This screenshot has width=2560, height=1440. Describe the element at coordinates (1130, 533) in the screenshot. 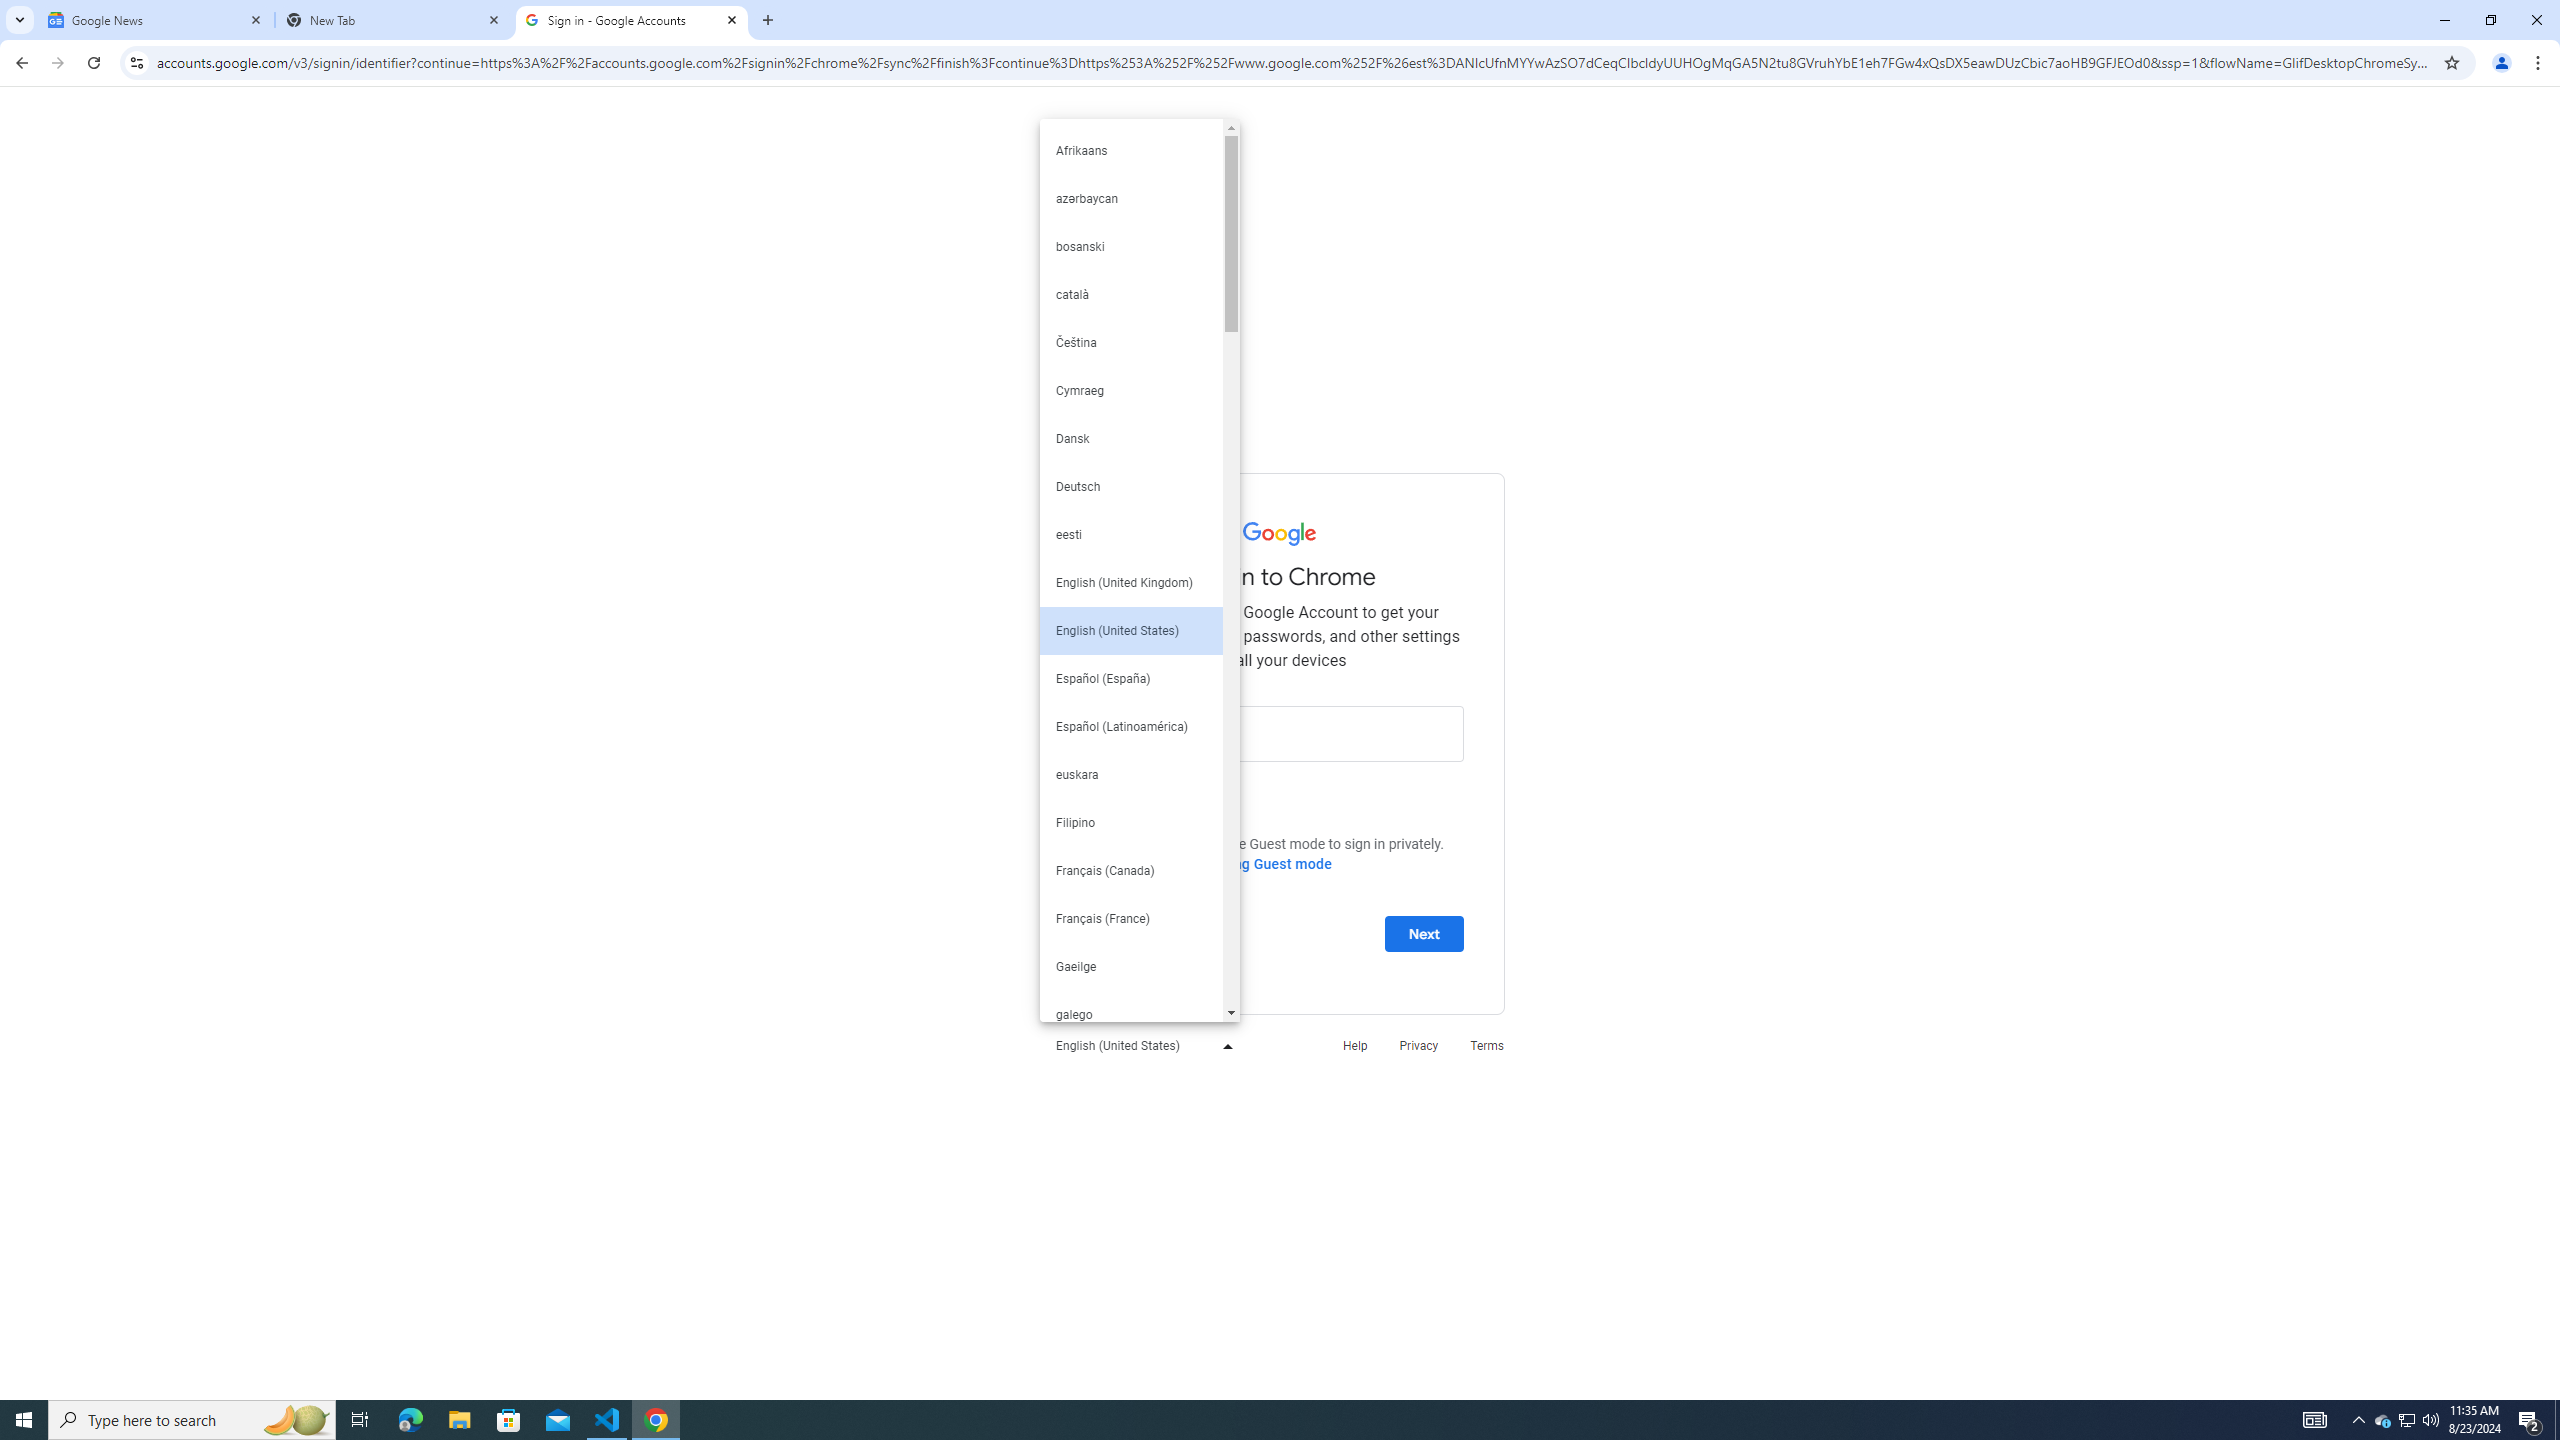

I see `'eesti'` at that location.